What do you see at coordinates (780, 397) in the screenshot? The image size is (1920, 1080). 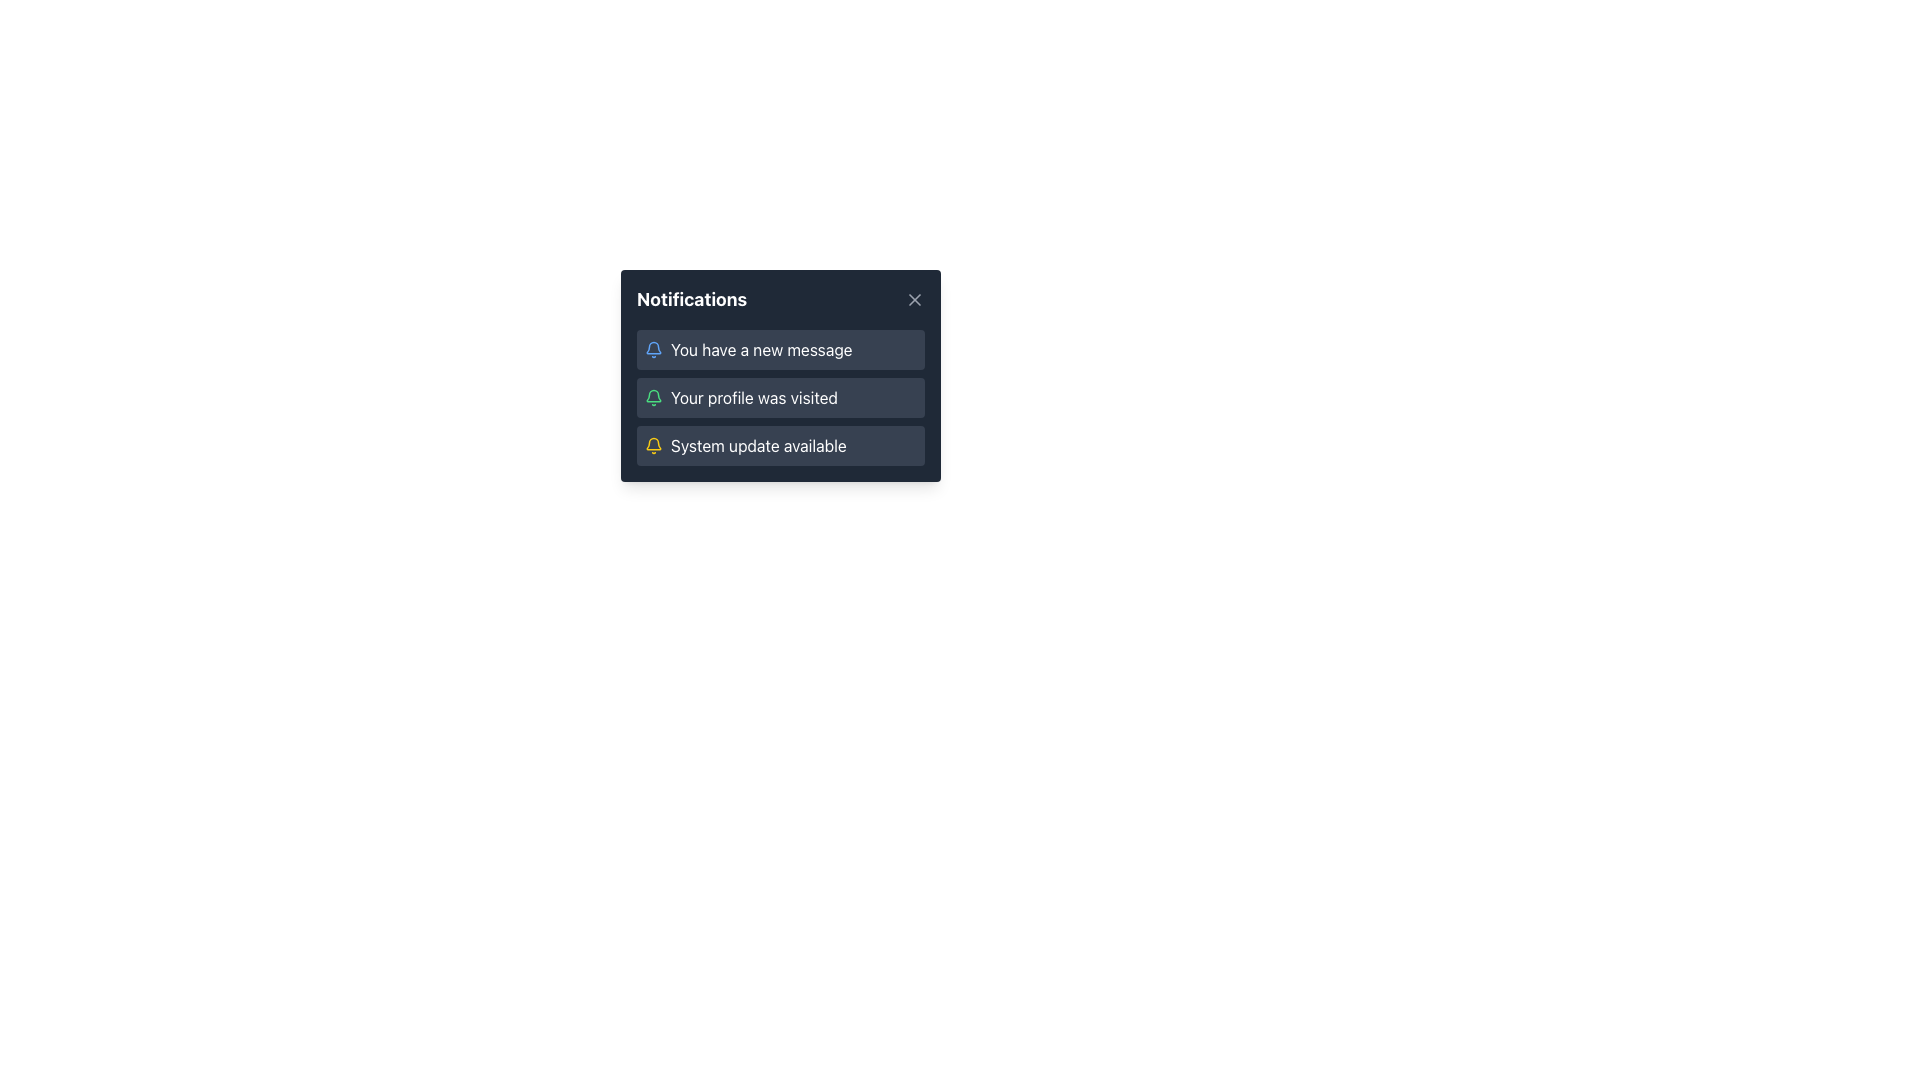 I see `the notification items in the vertically stacked list within the 'Notifications' panel` at bounding box center [780, 397].